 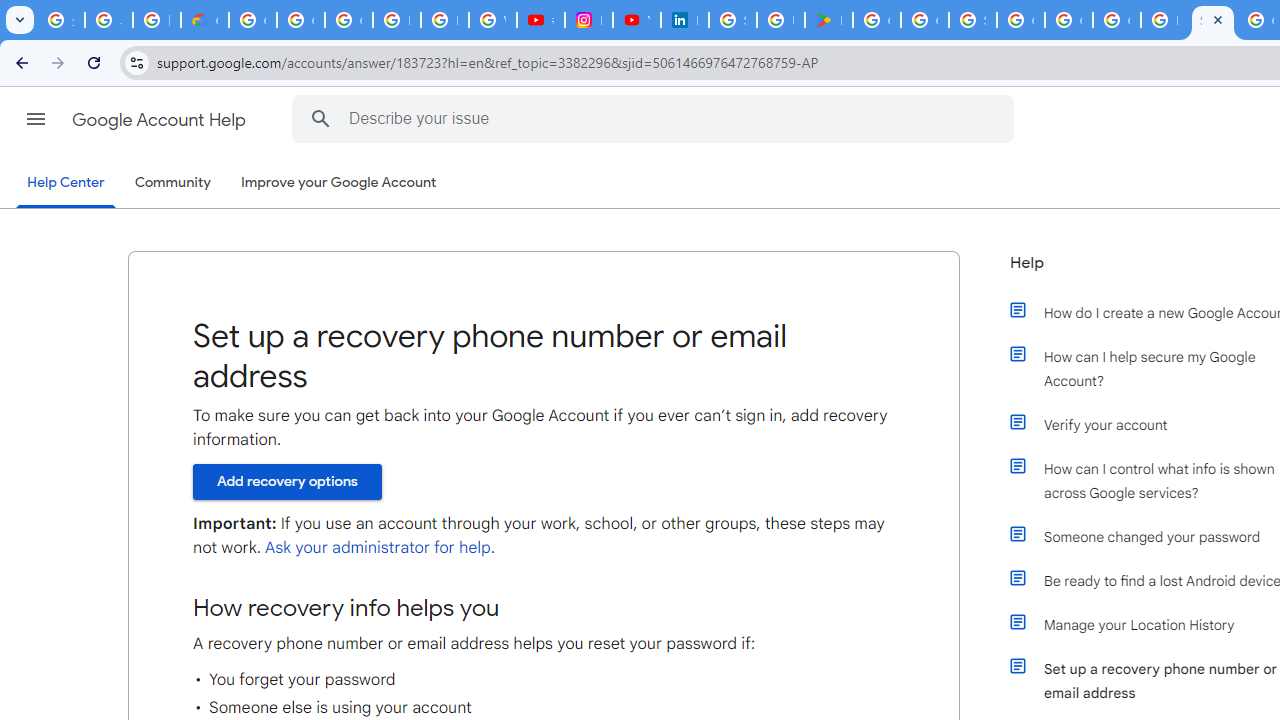 I want to click on 'Improve your Google Account', so click(x=339, y=183).